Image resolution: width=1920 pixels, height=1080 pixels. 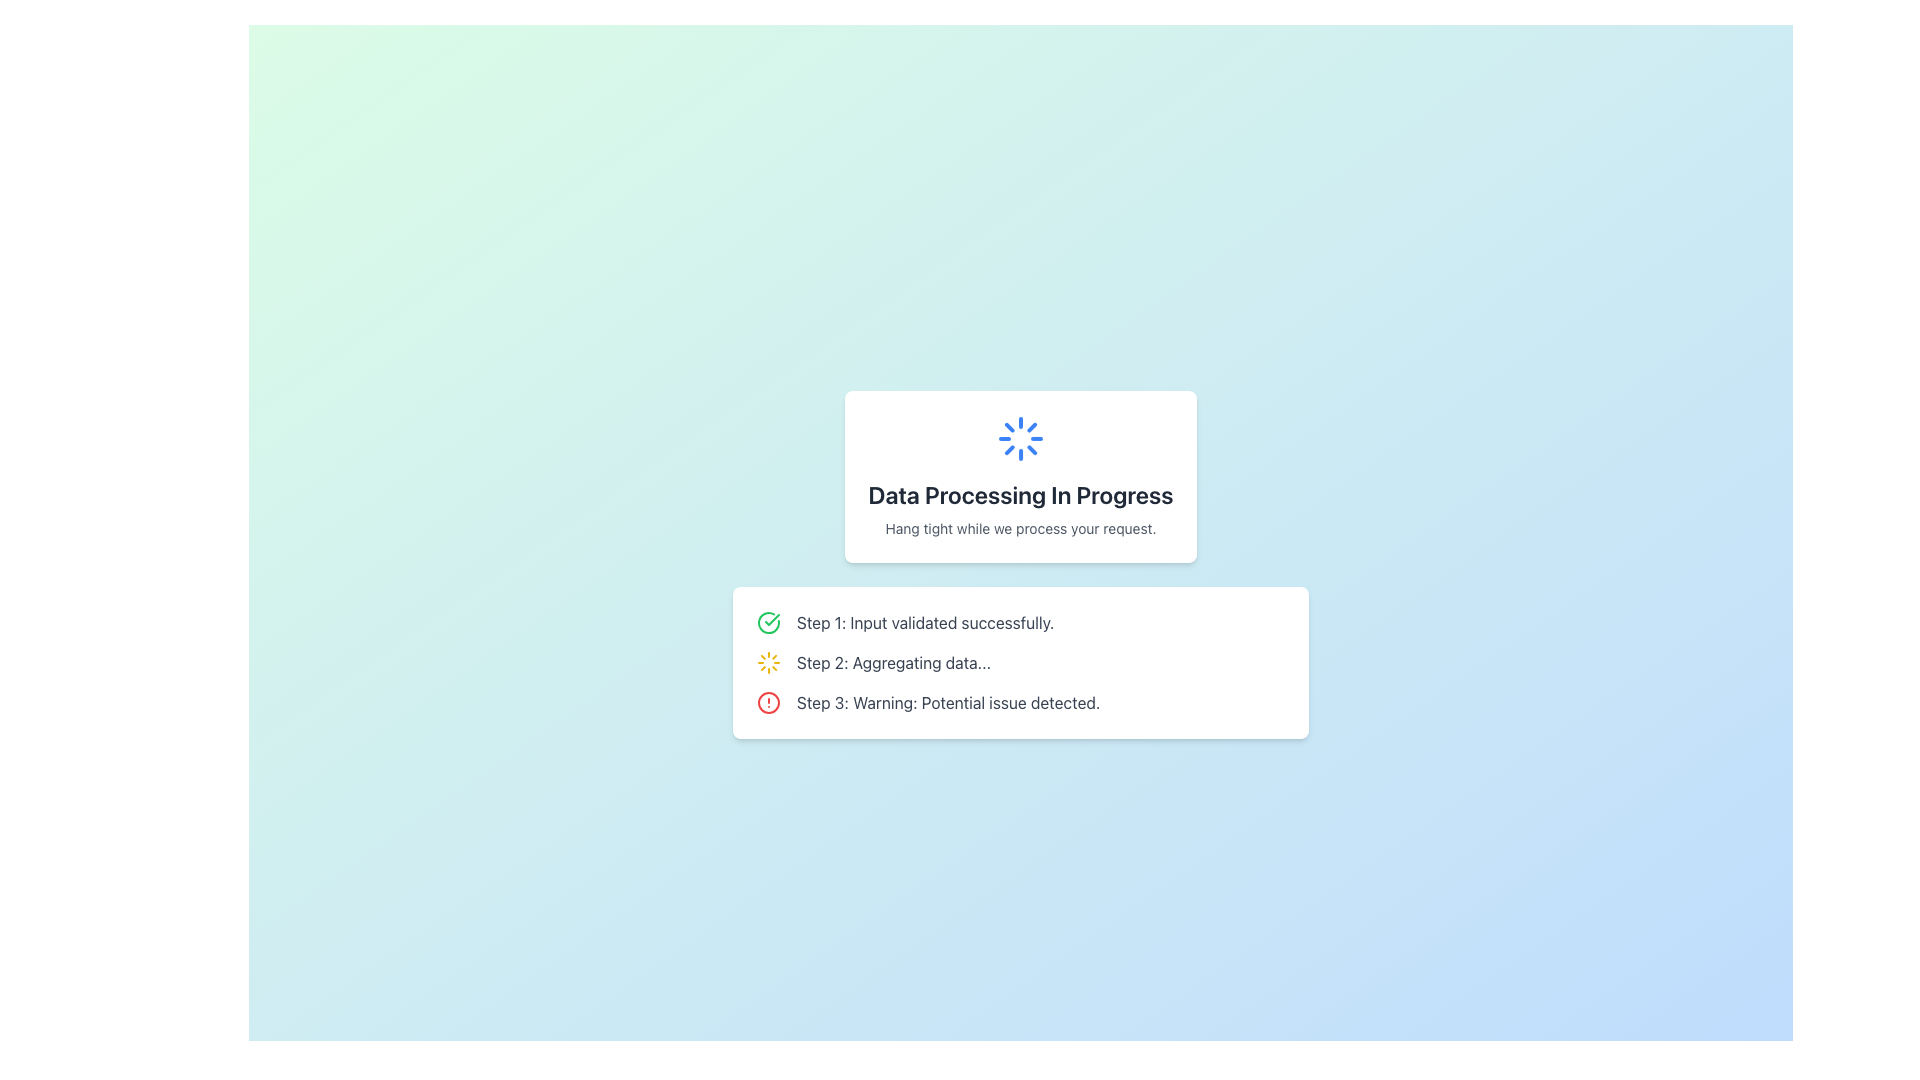 I want to click on text displayed in the bold font style as 'Step 2: Aggregating data...' located under the header 'Data Processing In Progress' in the progress step list, so click(x=892, y=663).